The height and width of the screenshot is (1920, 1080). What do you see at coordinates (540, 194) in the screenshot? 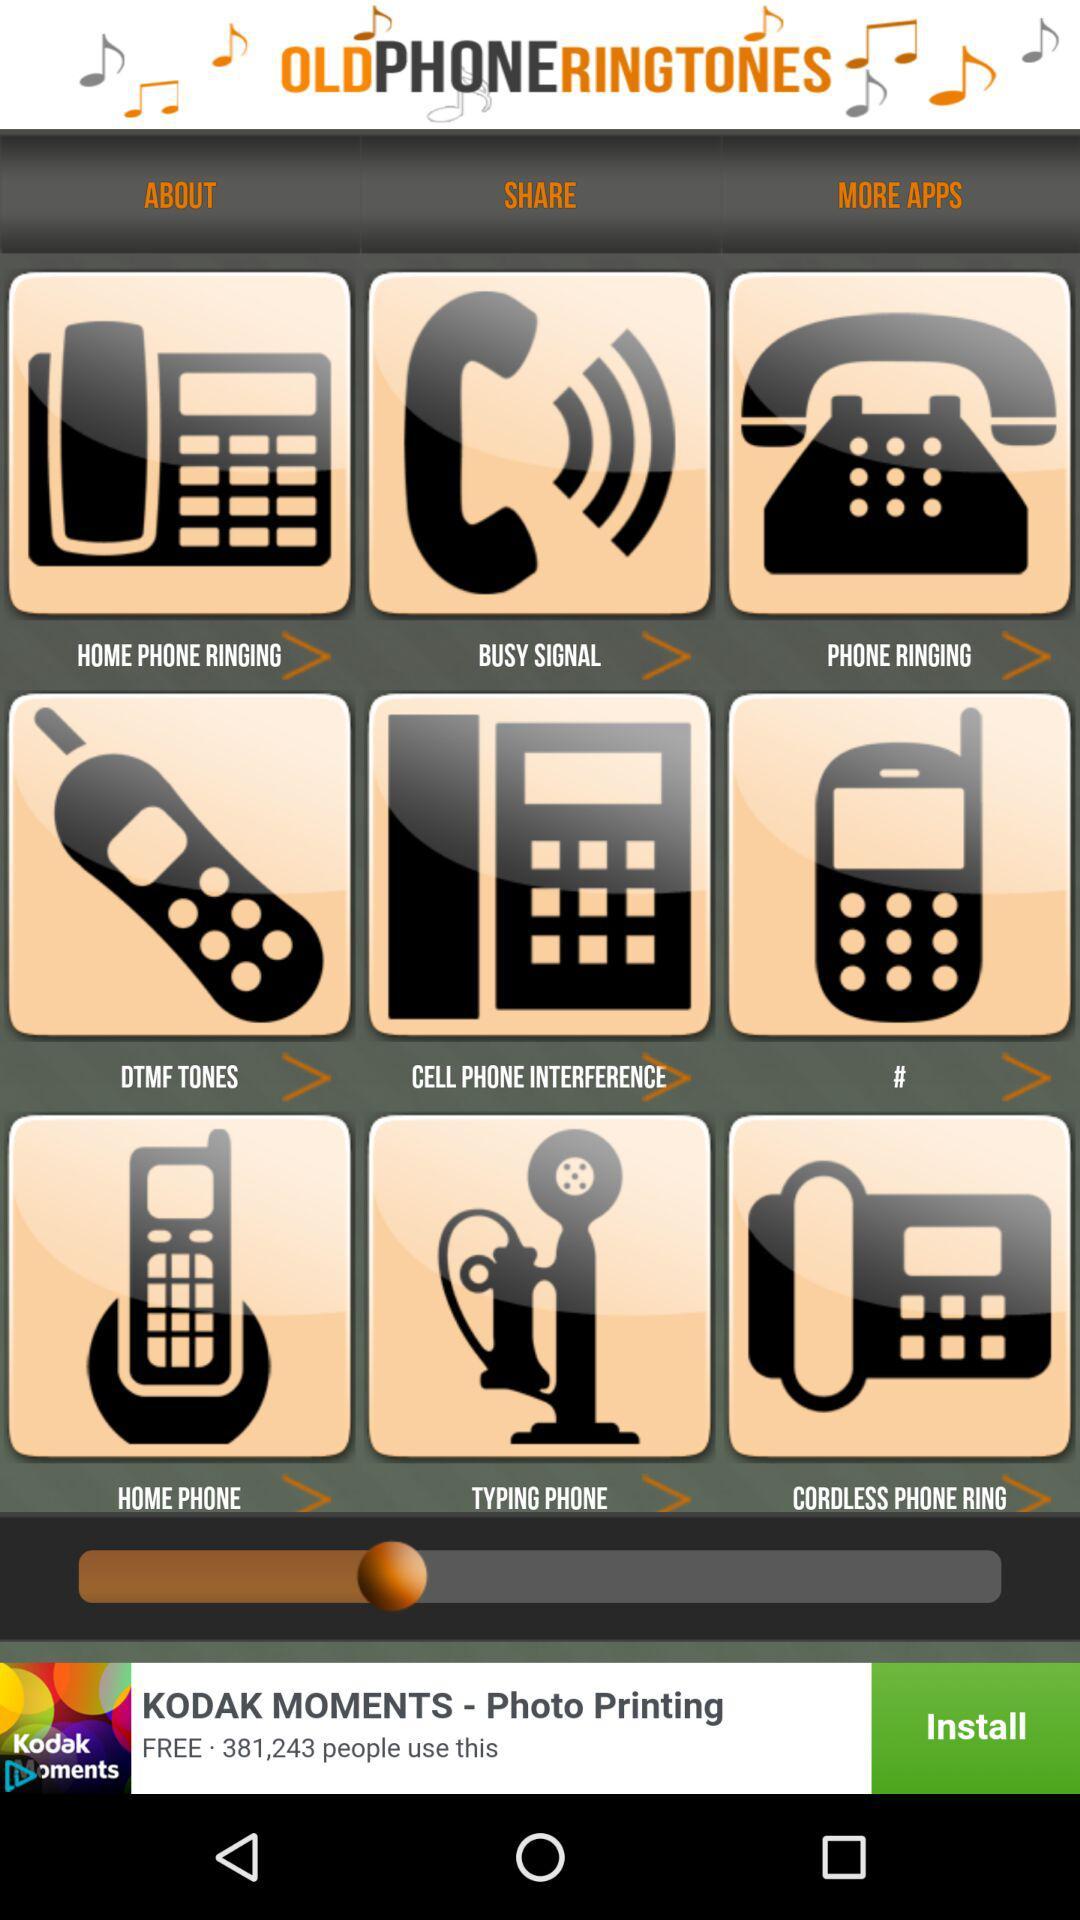
I see `text called share` at bounding box center [540, 194].